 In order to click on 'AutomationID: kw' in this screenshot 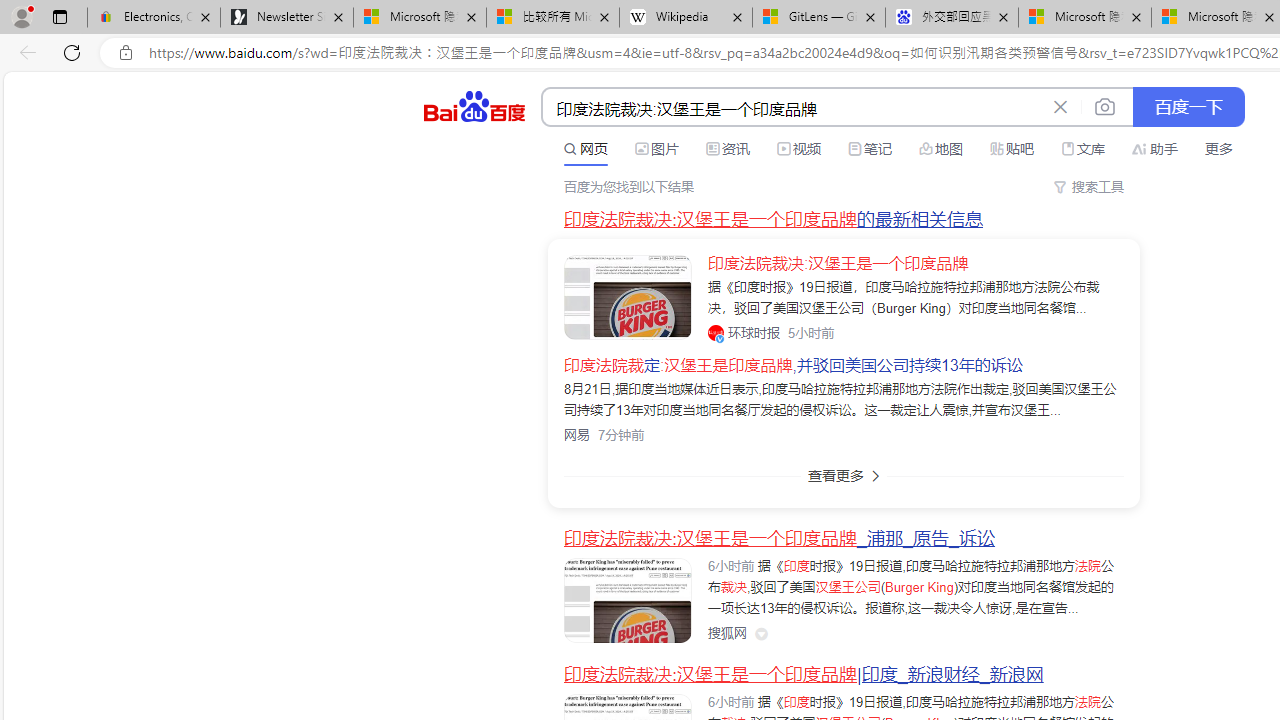, I will do `click(792, 108)`.